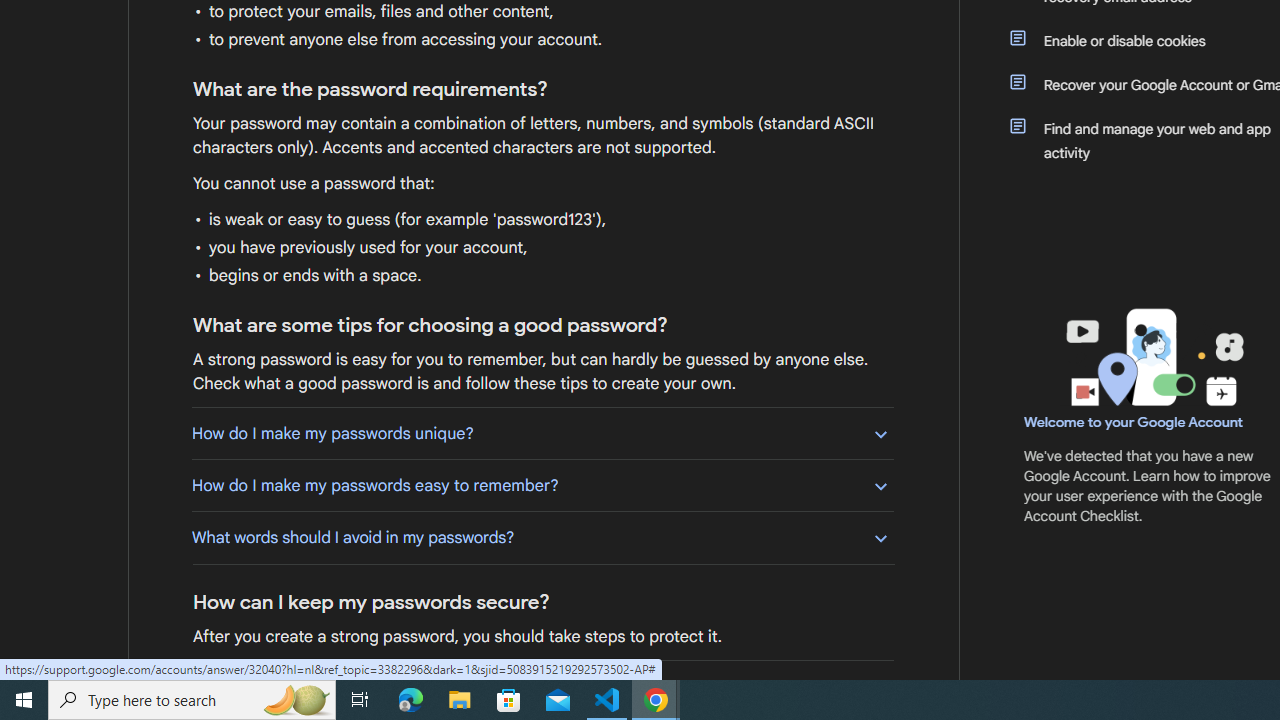 This screenshot has height=720, width=1280. What do you see at coordinates (542, 536) in the screenshot?
I see `'What words should I avoid in my passwords?'` at bounding box center [542, 536].